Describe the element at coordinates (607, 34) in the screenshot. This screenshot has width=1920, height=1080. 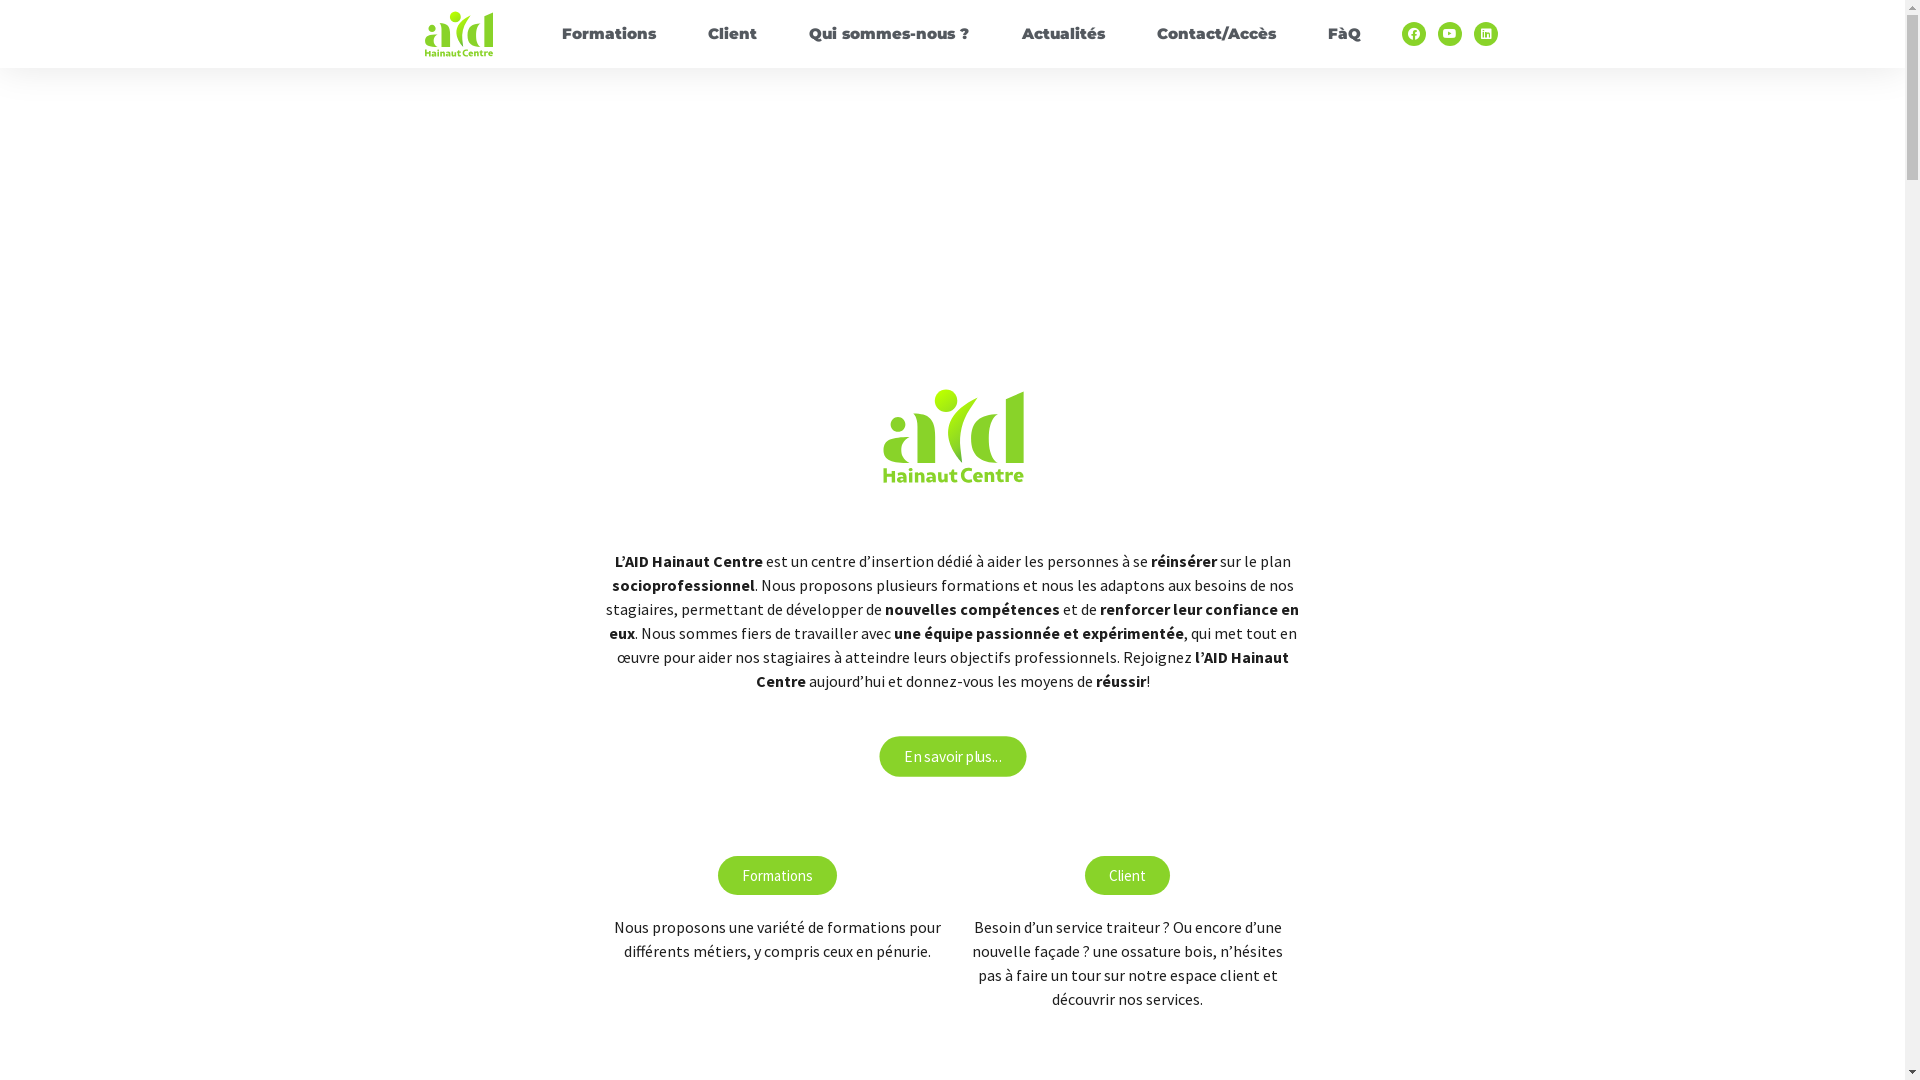
I see `'Formations'` at that location.